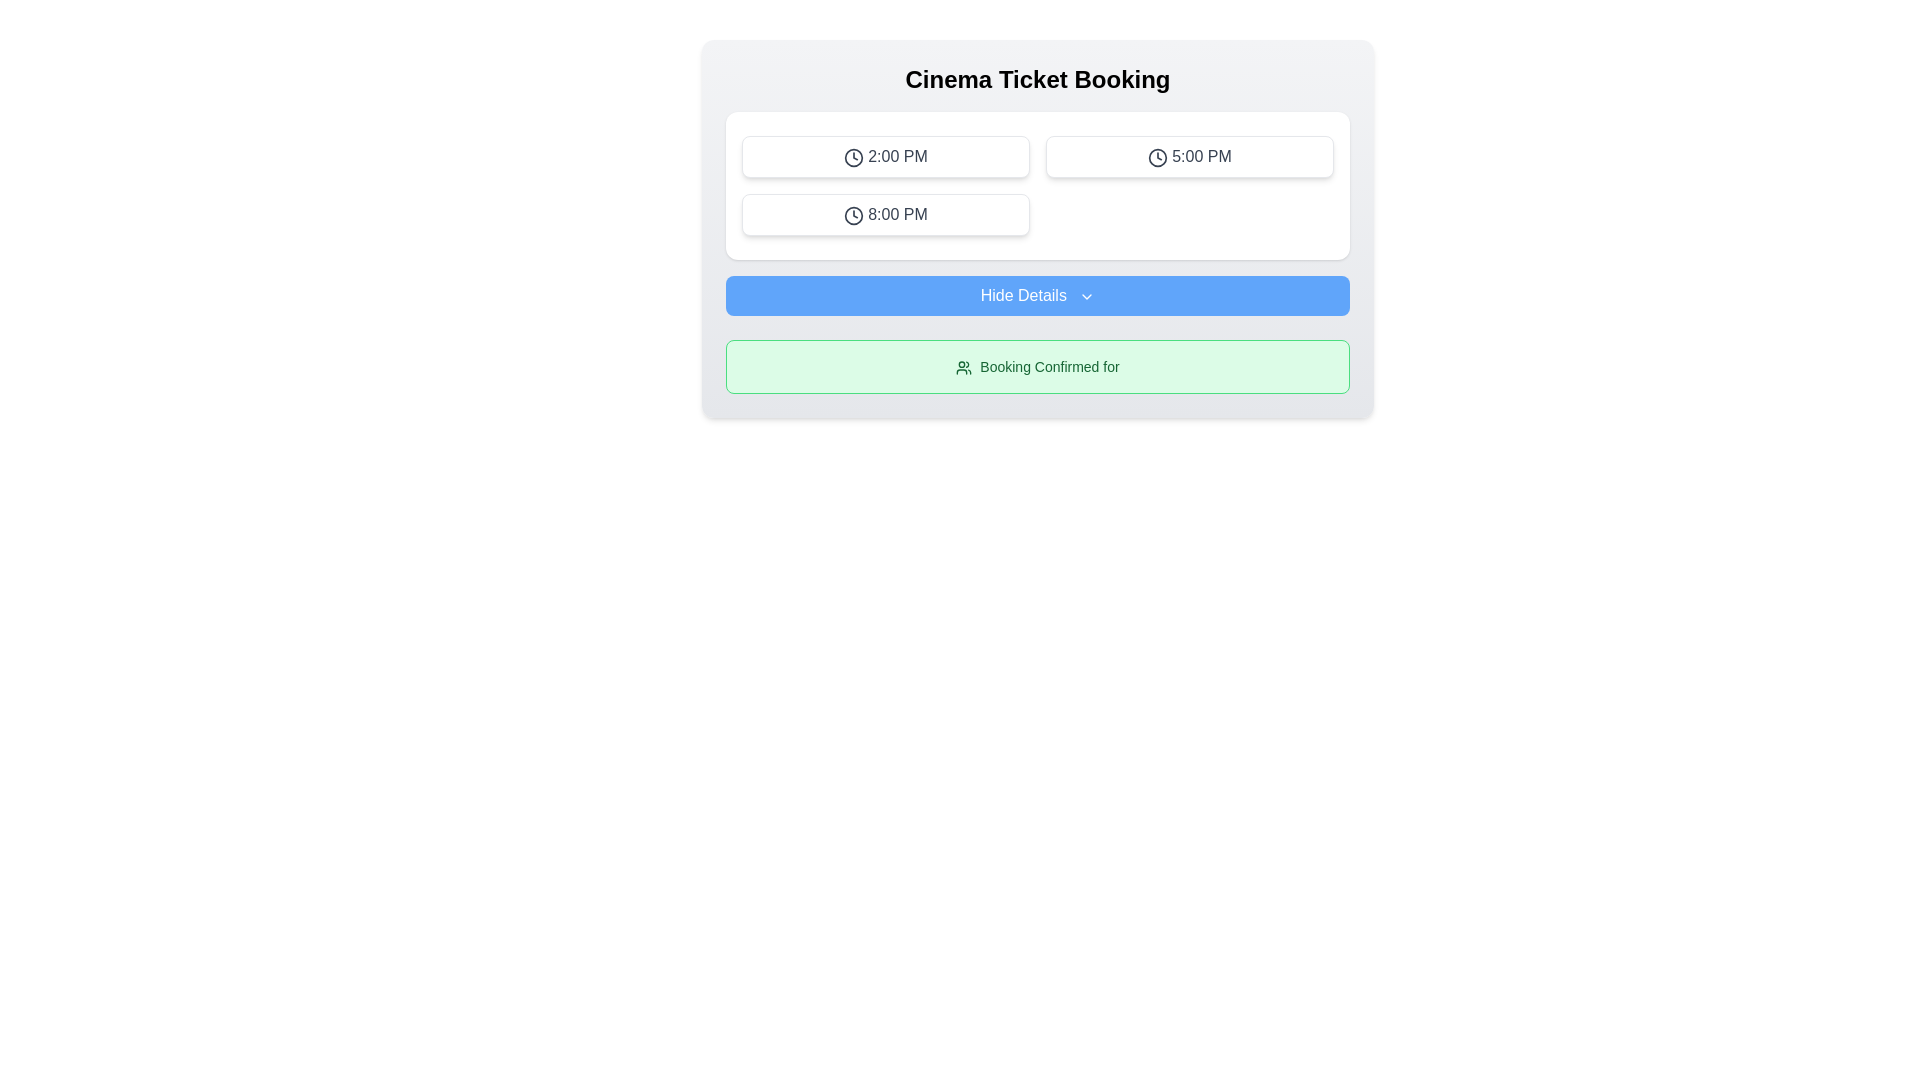 The height and width of the screenshot is (1080, 1920). I want to click on the circular icon within the clock graphic that denotes time, located next to the '2:00 PM' label in the upper-left section of the interface, so click(854, 156).